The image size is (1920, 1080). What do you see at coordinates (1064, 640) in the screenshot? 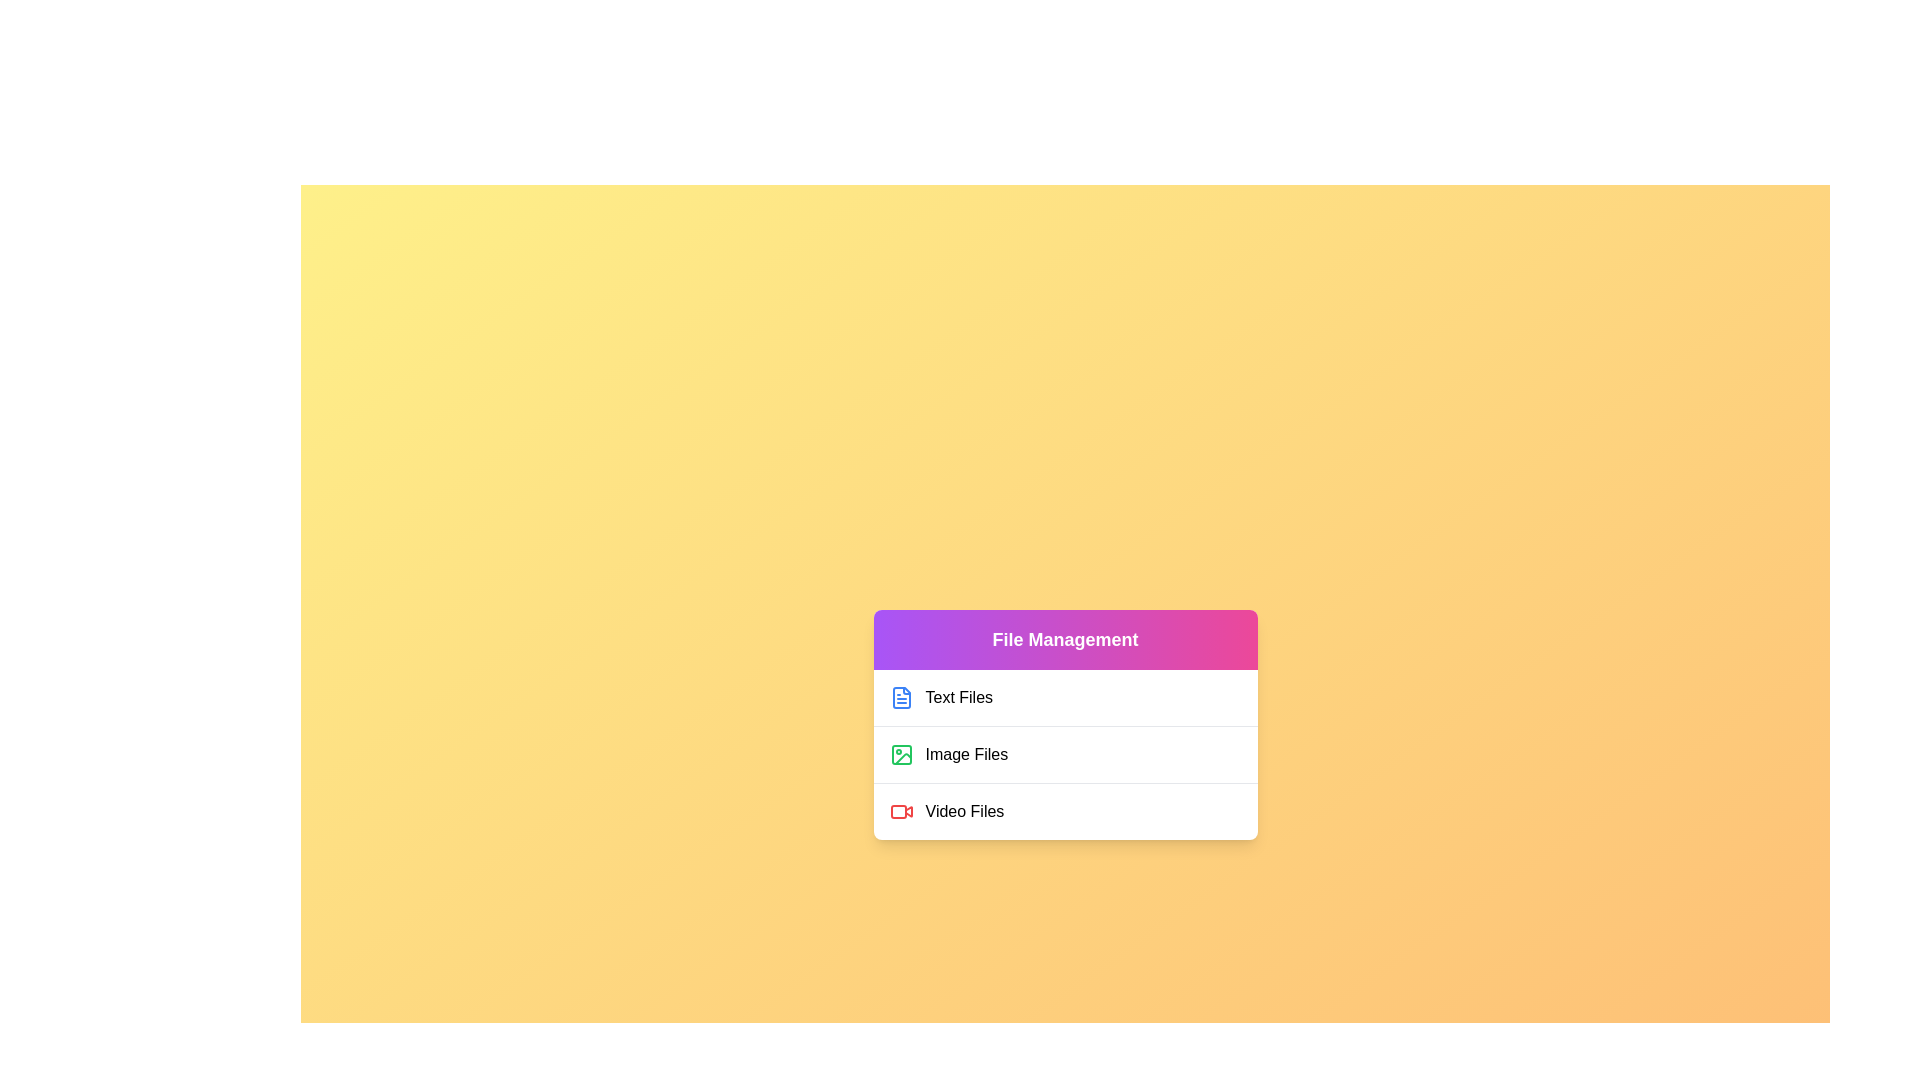
I see `the 'File Management' toggle button to interact with the menu` at bounding box center [1064, 640].